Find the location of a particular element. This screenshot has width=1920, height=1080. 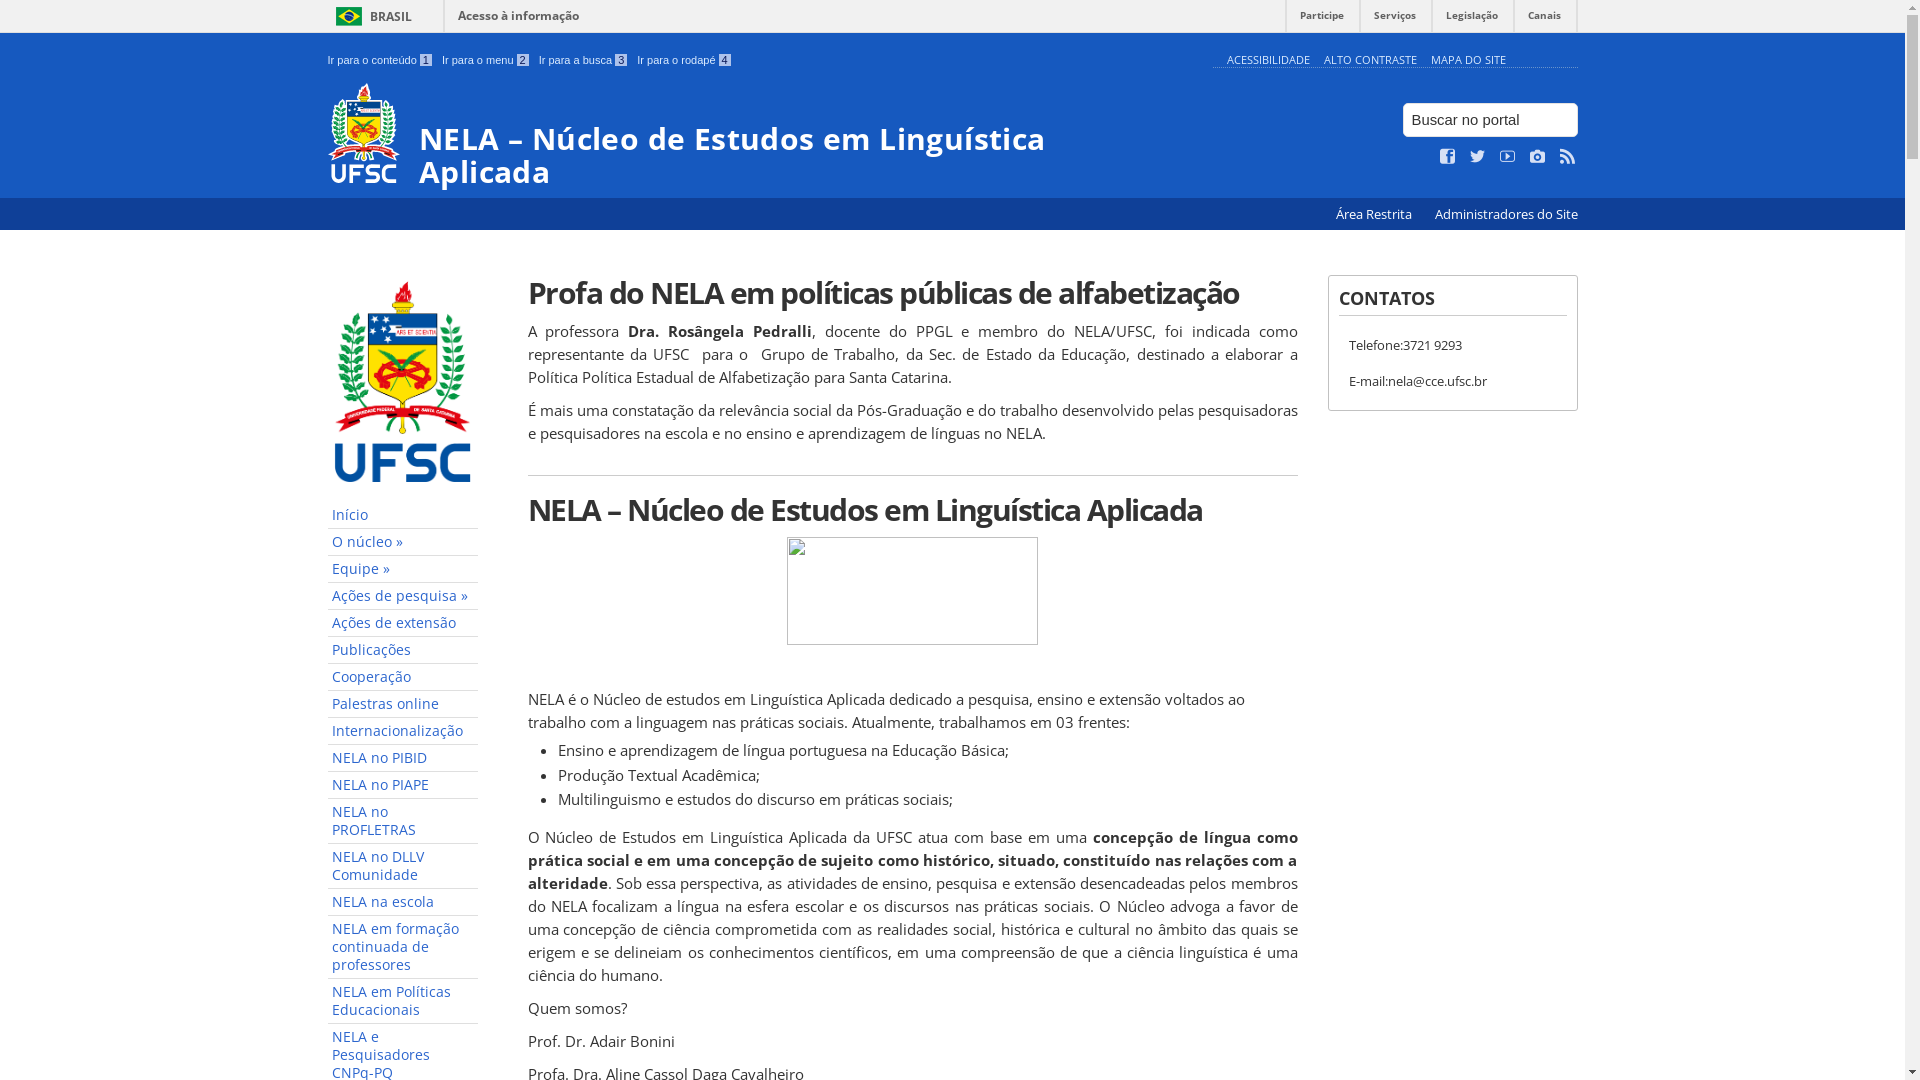

'ALTO CONTRASTE' is located at coordinates (1369, 58).